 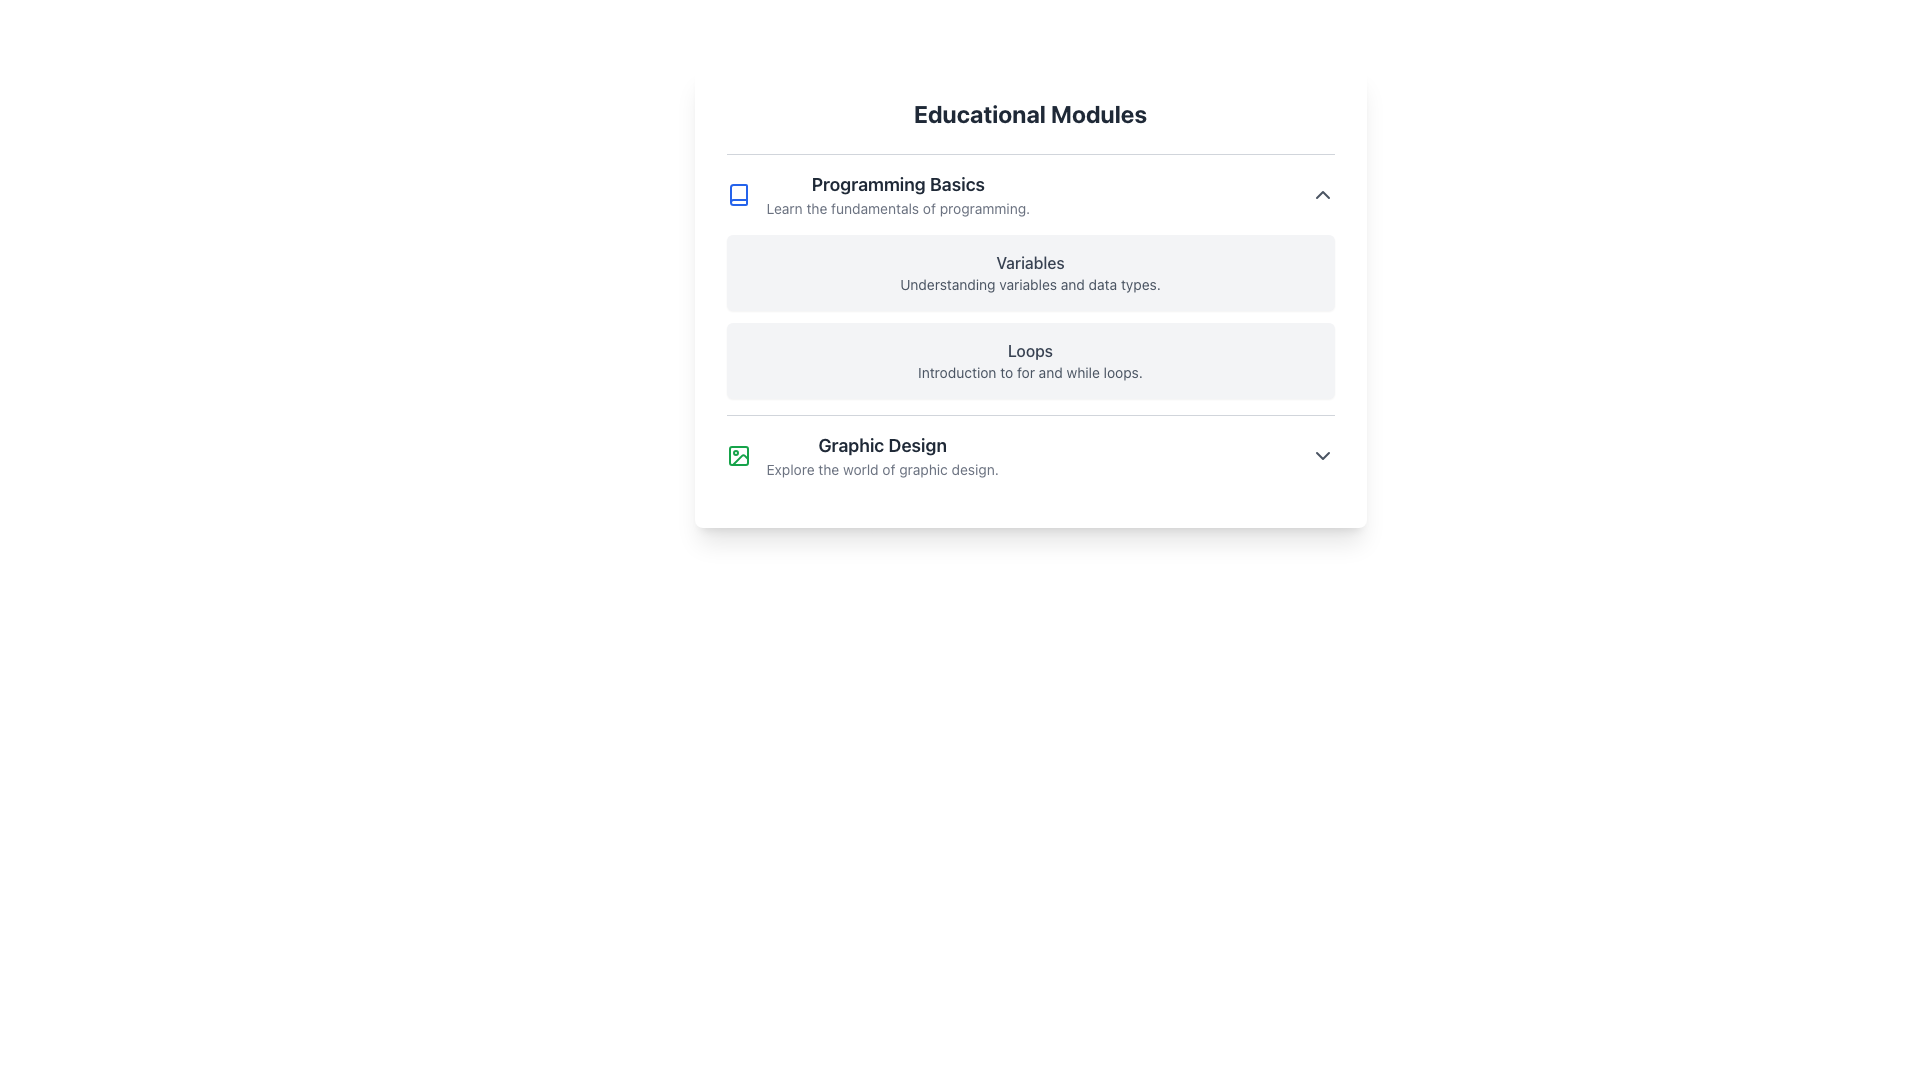 I want to click on the interactive list item titled 'Graphic Design' using keyboard navigation, so click(x=1030, y=455).